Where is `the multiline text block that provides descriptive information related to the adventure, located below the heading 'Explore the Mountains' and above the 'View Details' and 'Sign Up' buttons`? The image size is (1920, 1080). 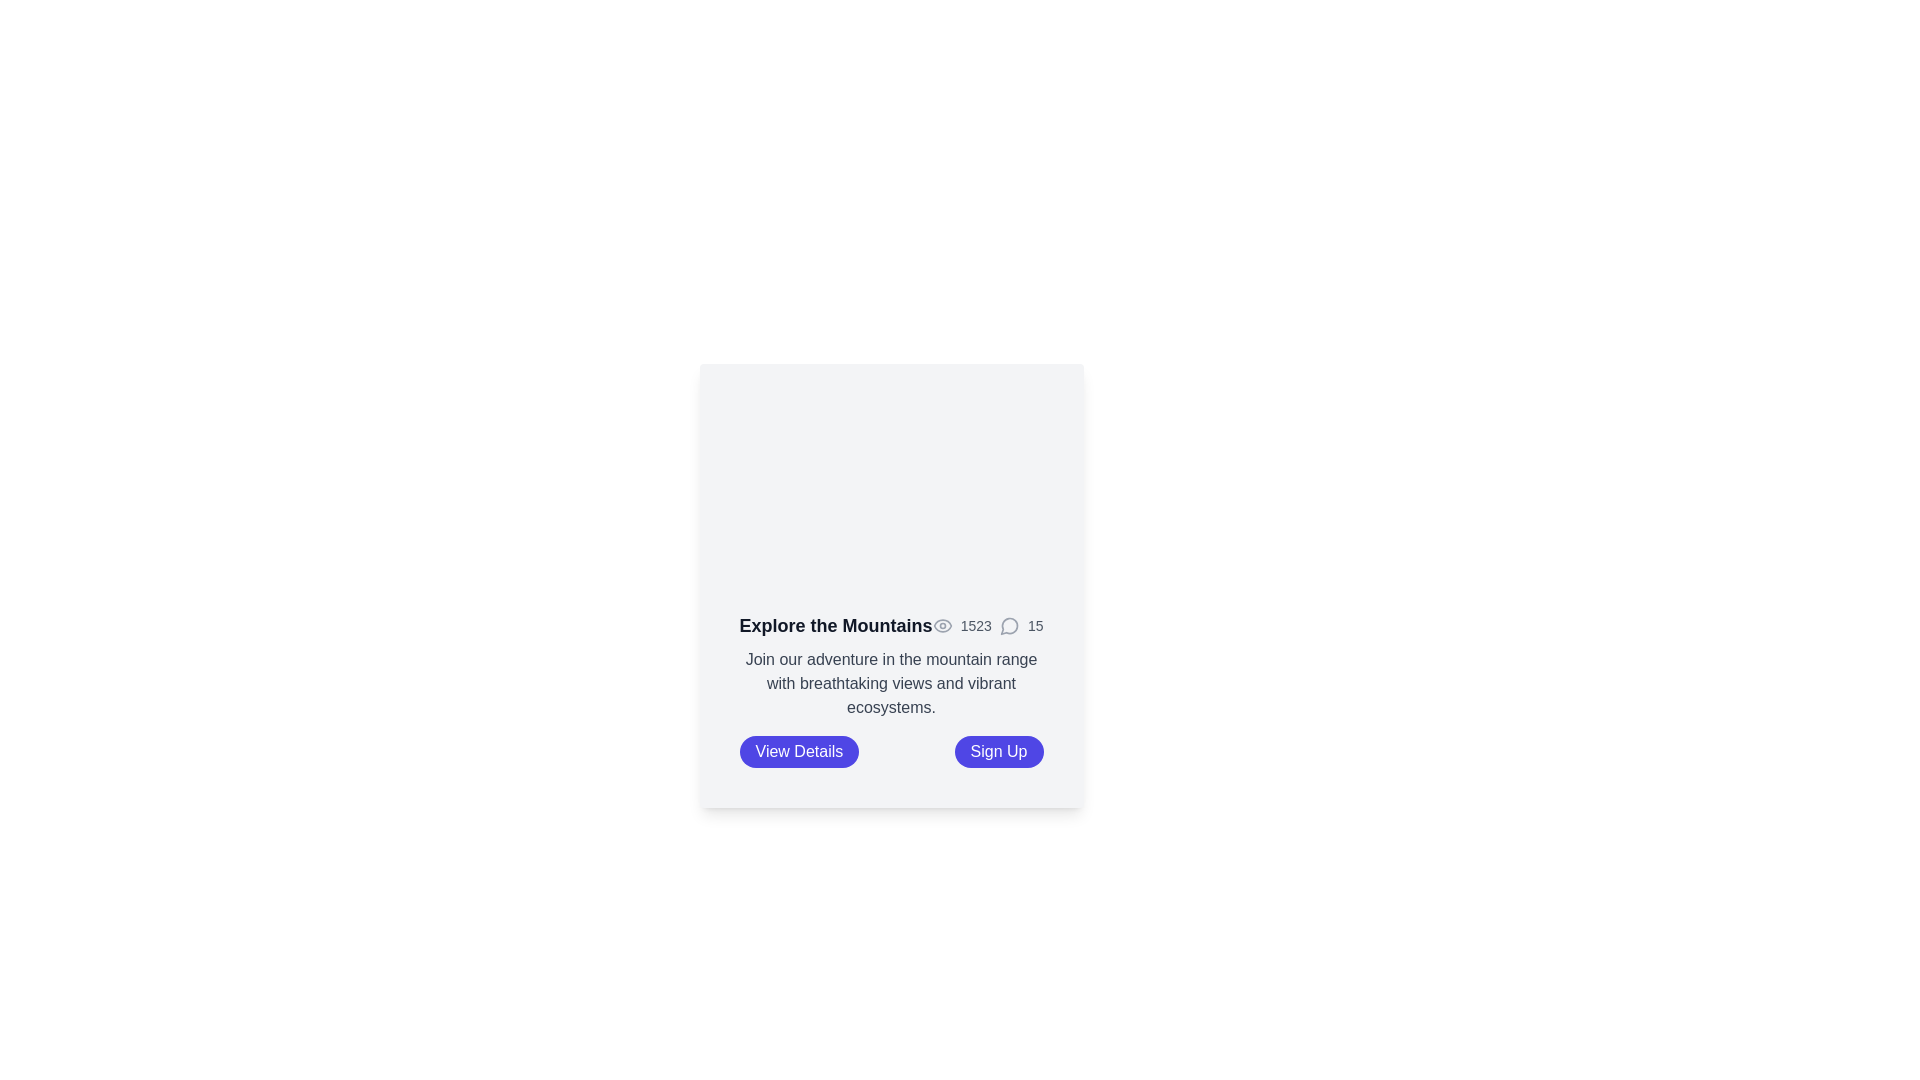 the multiline text block that provides descriptive information related to the adventure, located below the heading 'Explore the Mountains' and above the 'View Details' and 'Sign Up' buttons is located at coordinates (890, 682).